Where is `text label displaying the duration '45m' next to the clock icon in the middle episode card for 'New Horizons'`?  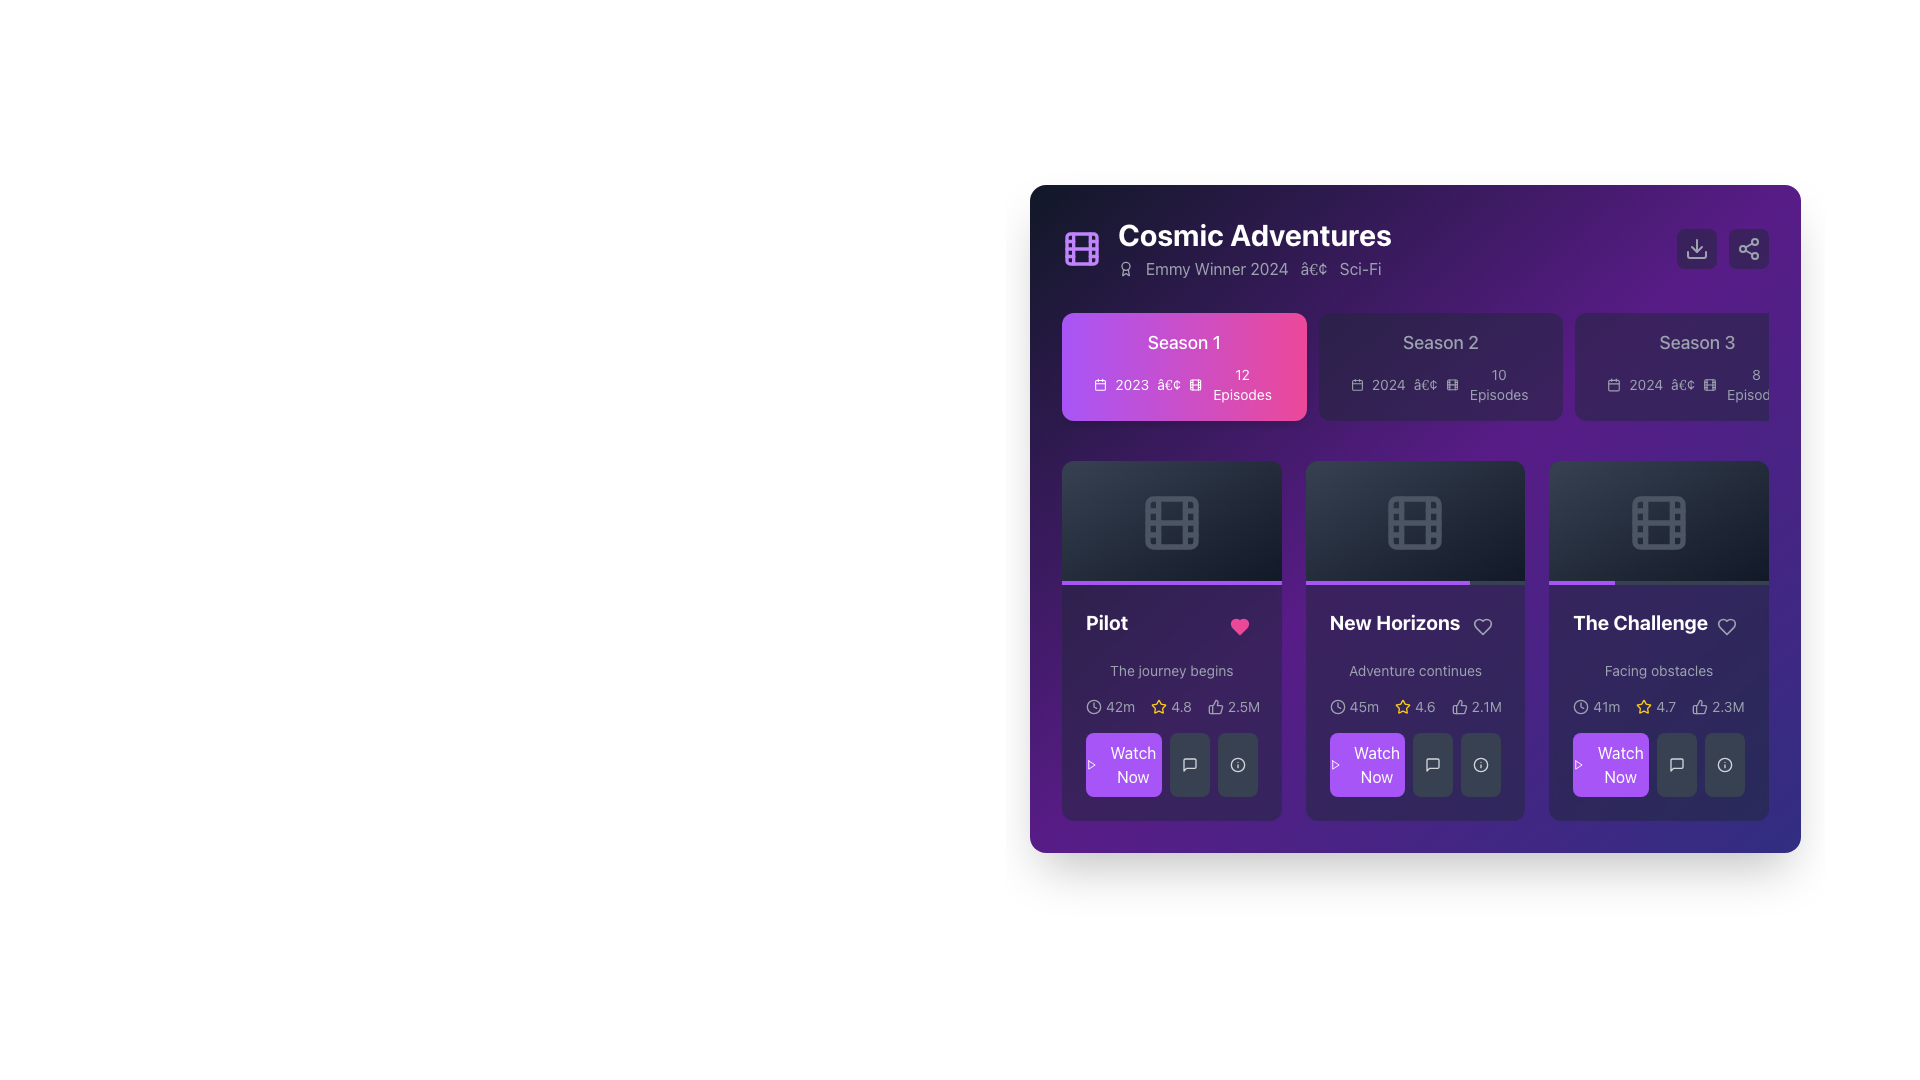 text label displaying the duration '45m' next to the clock icon in the middle episode card for 'New Horizons' is located at coordinates (1363, 705).